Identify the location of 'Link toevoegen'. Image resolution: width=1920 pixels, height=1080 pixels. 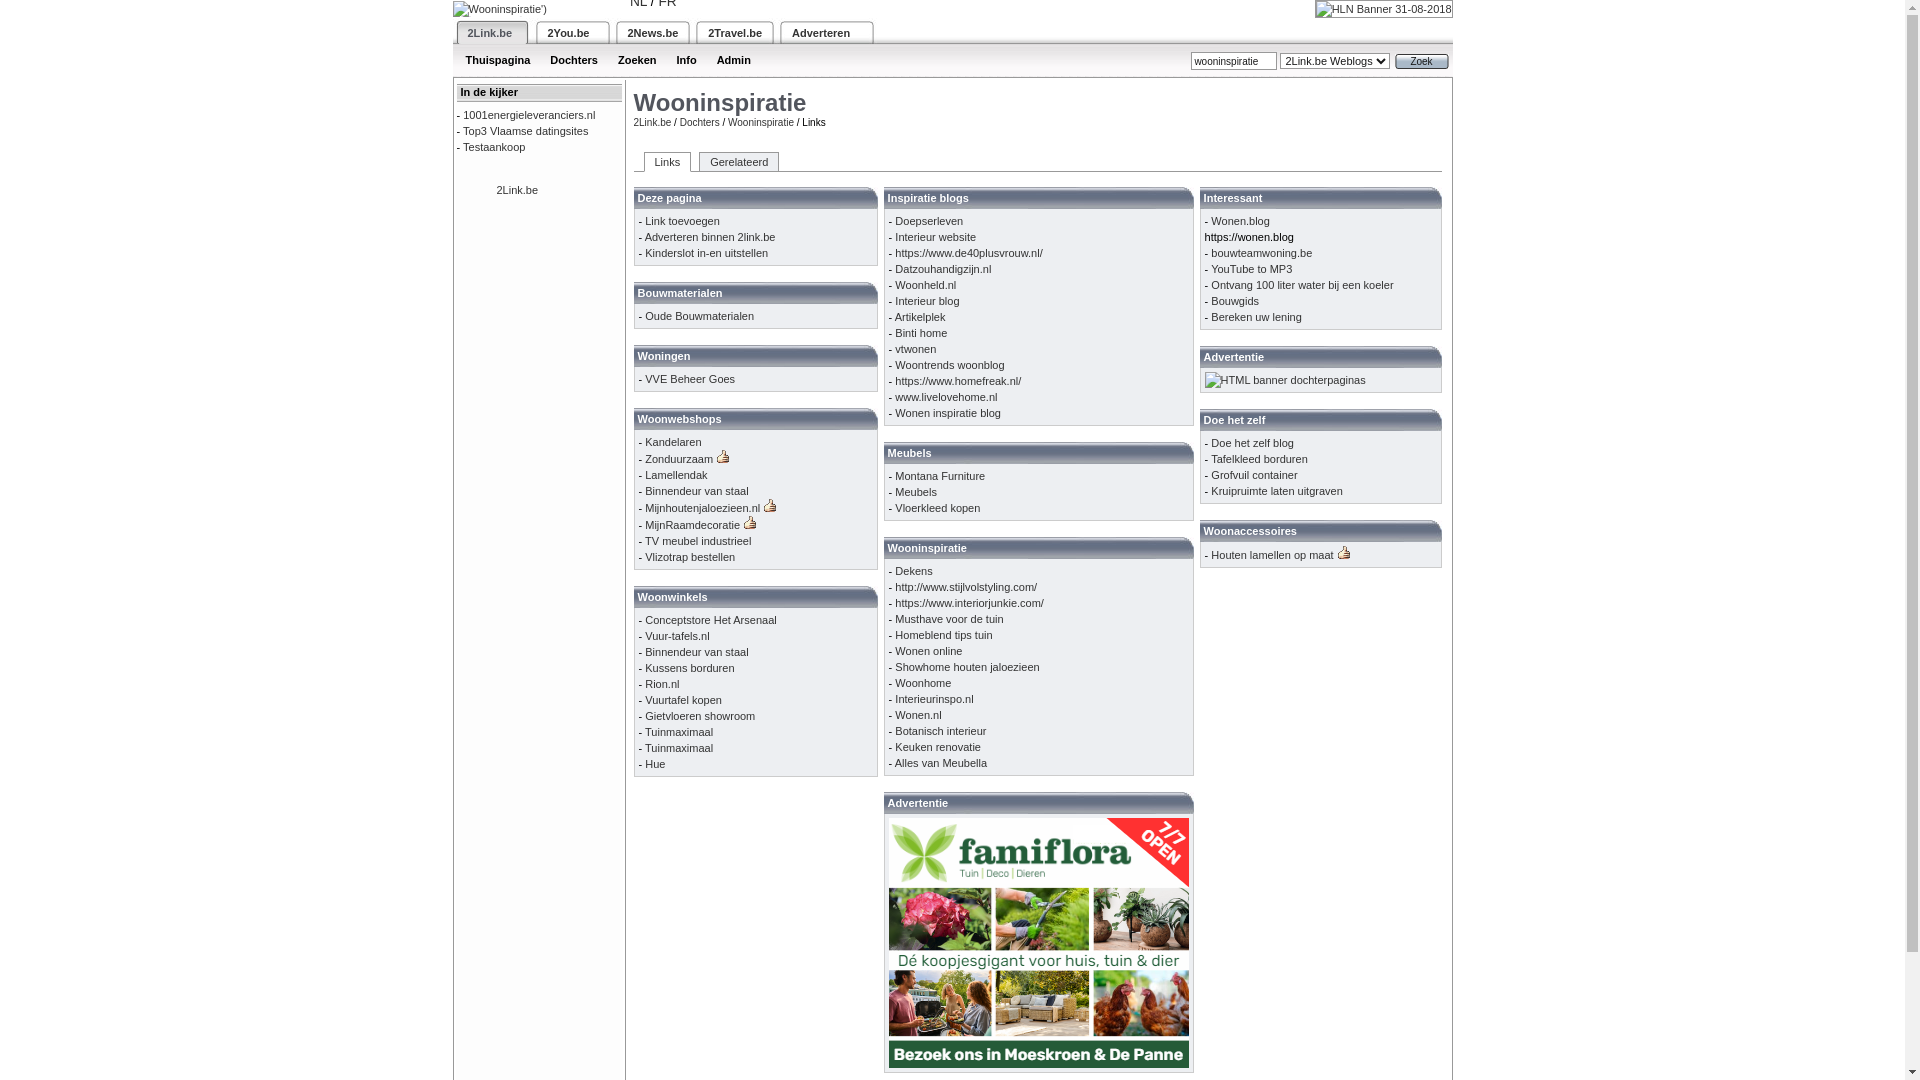
(644, 220).